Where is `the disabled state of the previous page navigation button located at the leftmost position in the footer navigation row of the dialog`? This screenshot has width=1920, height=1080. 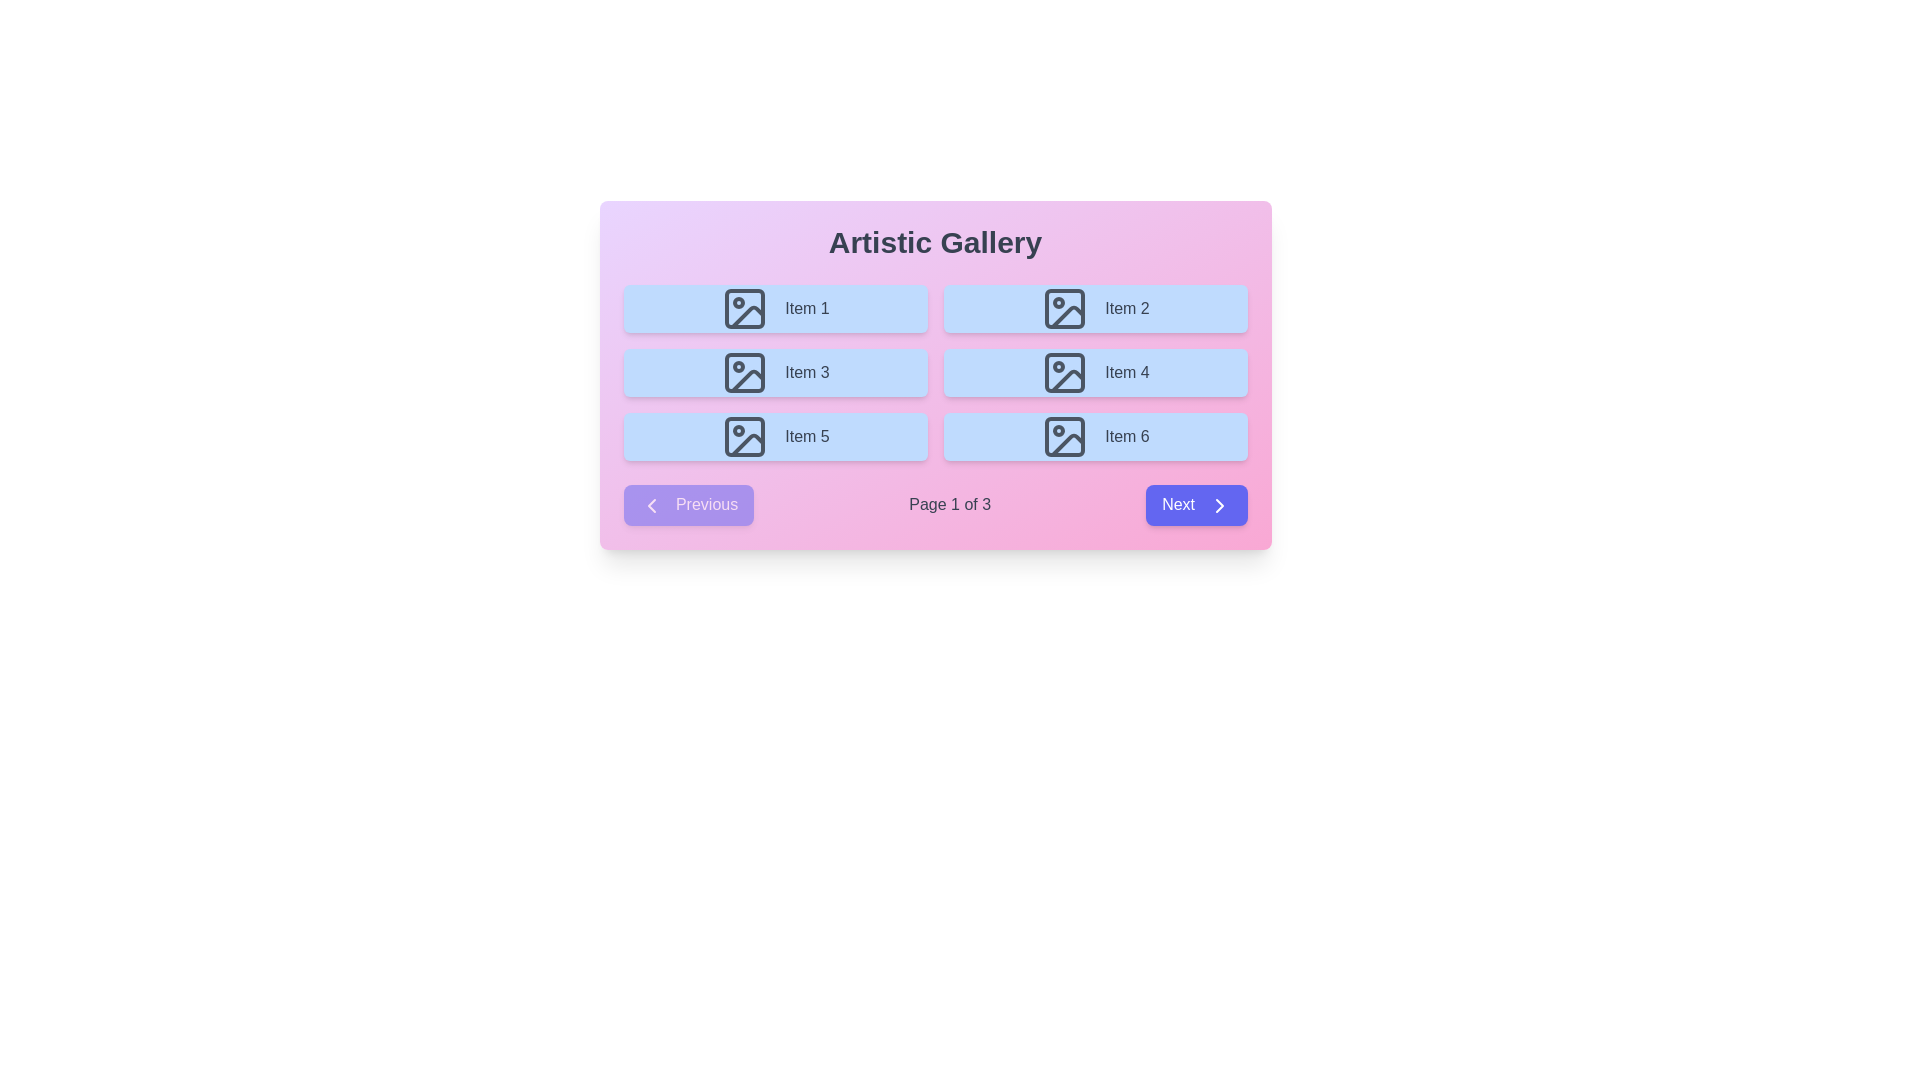 the disabled state of the previous page navigation button located at the leftmost position in the footer navigation row of the dialog is located at coordinates (688, 504).